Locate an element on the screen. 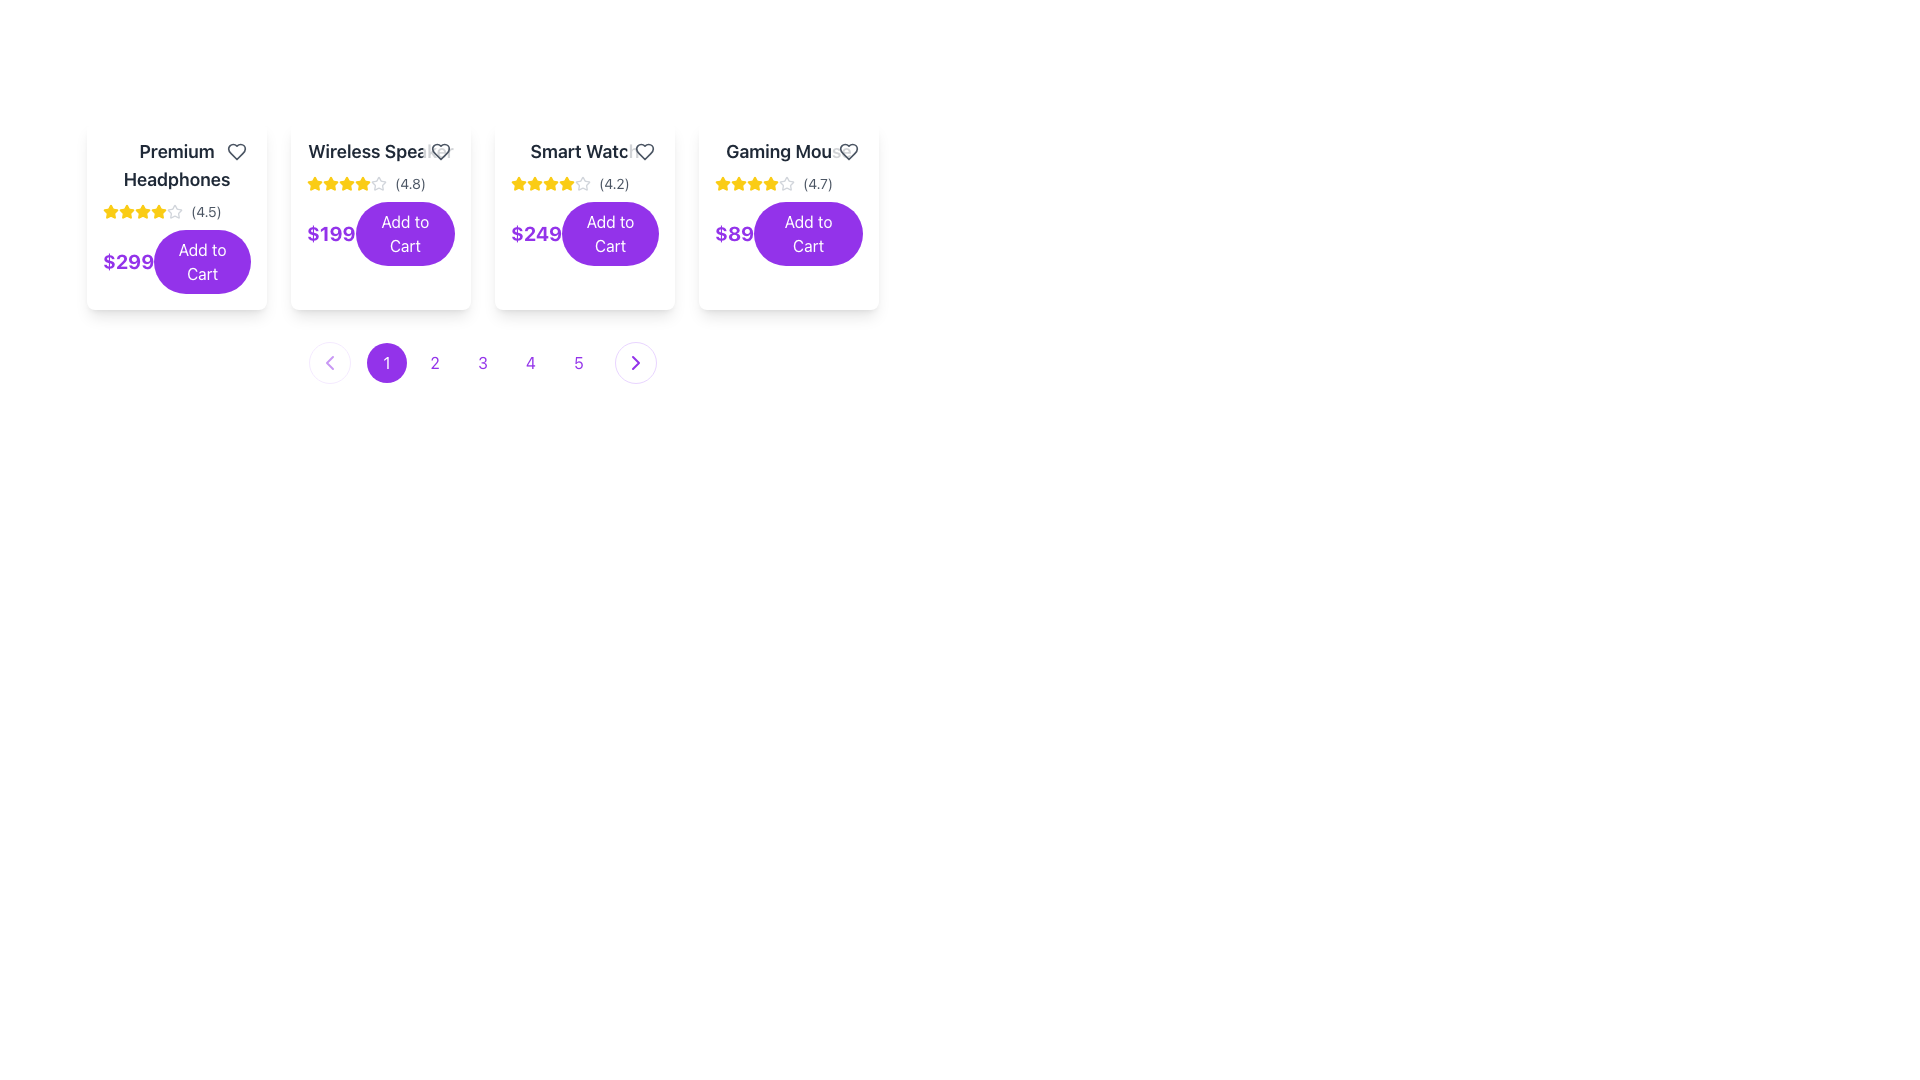 The height and width of the screenshot is (1080, 1920). the Rating indicator for the 'Wireless Speaker' product, which visually represents a rating out of 5 stars, located below the product name and next to the numerical average rating of 4.8 stars is located at coordinates (363, 183).